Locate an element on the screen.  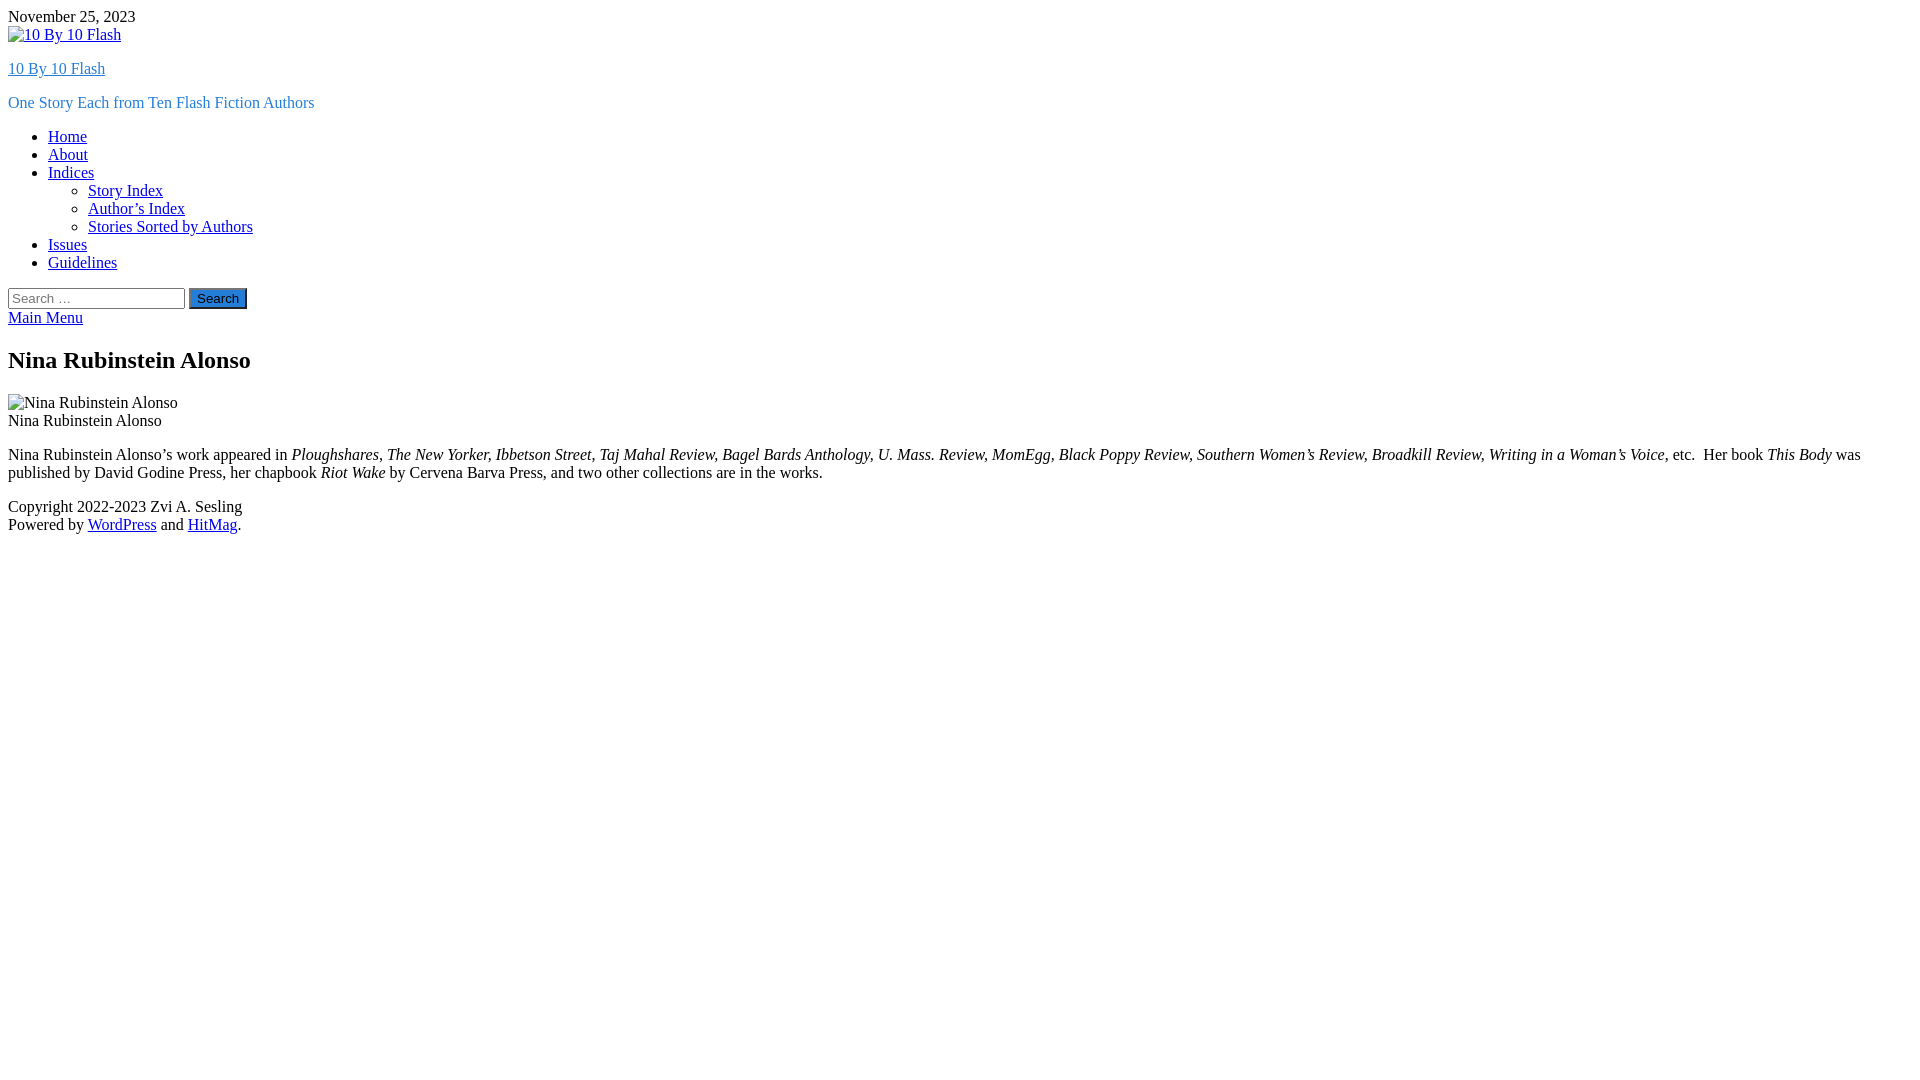
'HitMag' is located at coordinates (187, 523).